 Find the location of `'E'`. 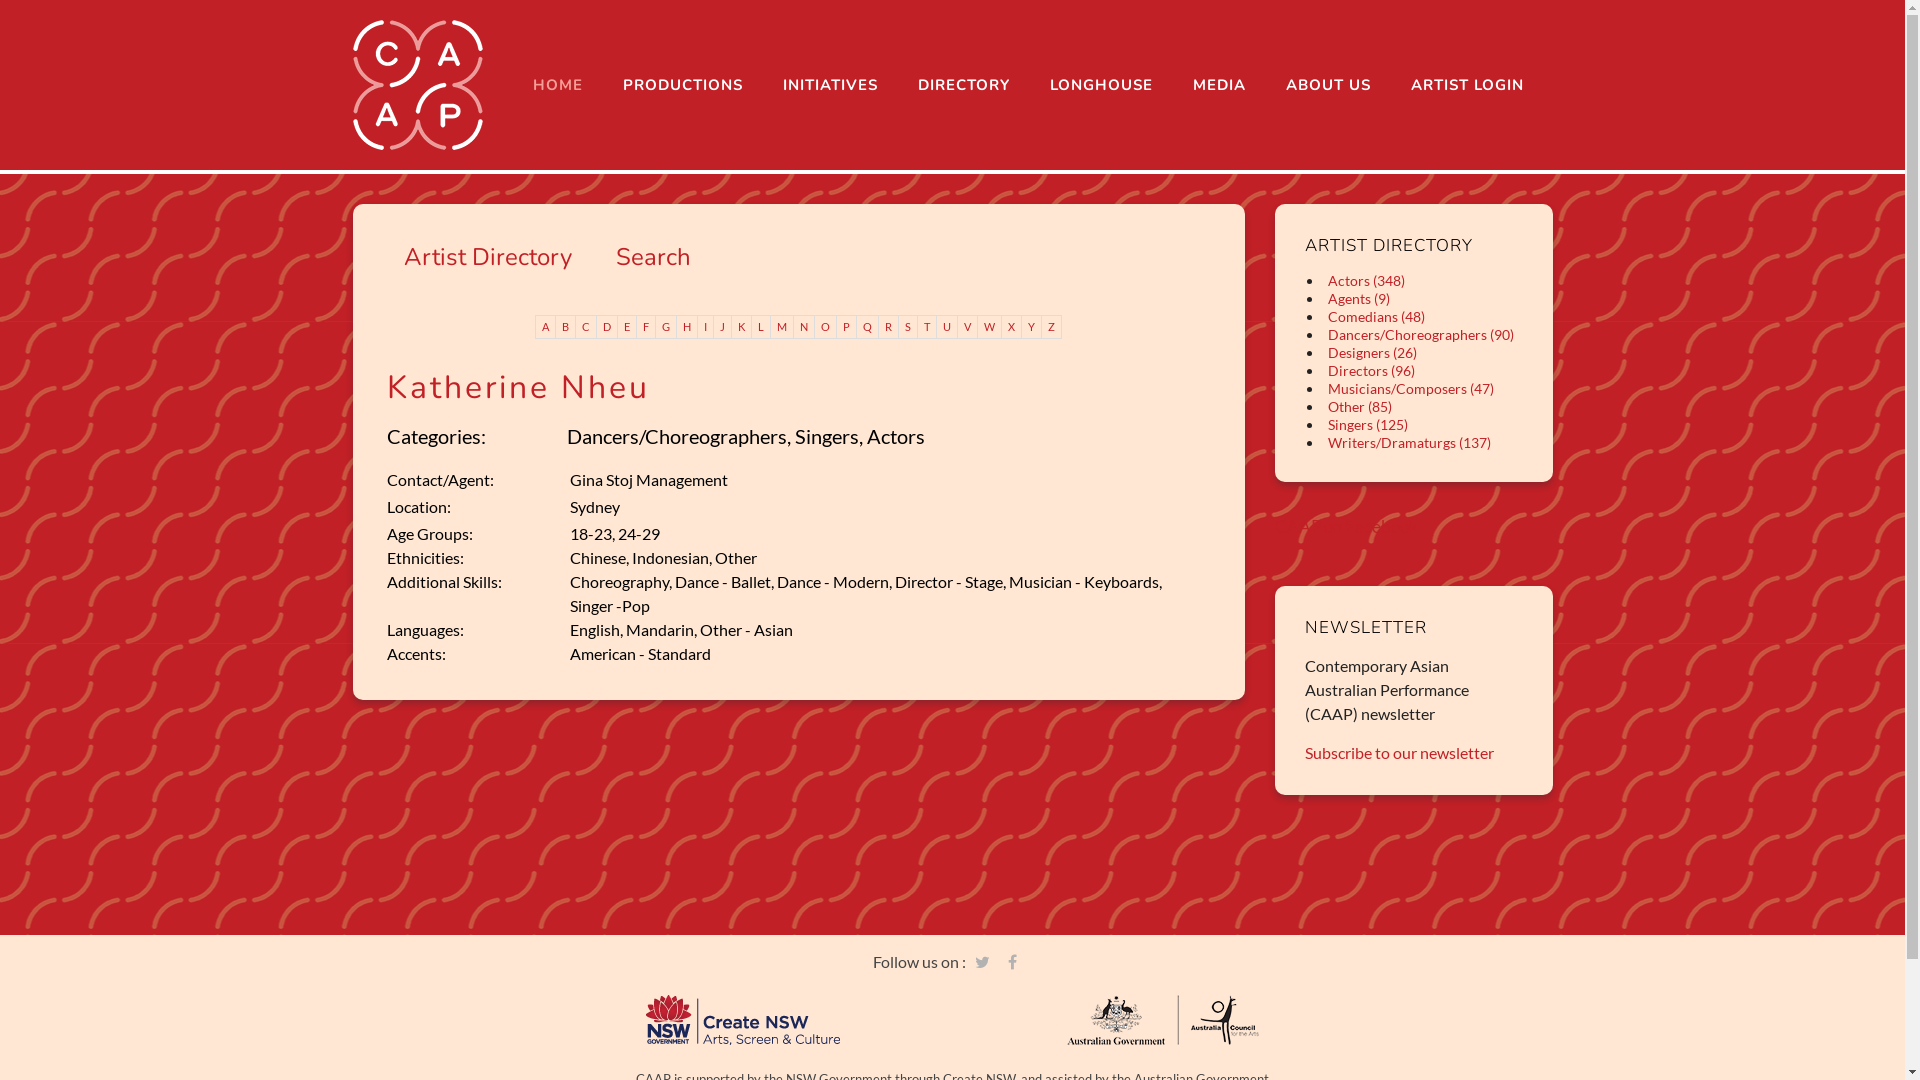

'E' is located at coordinates (626, 326).